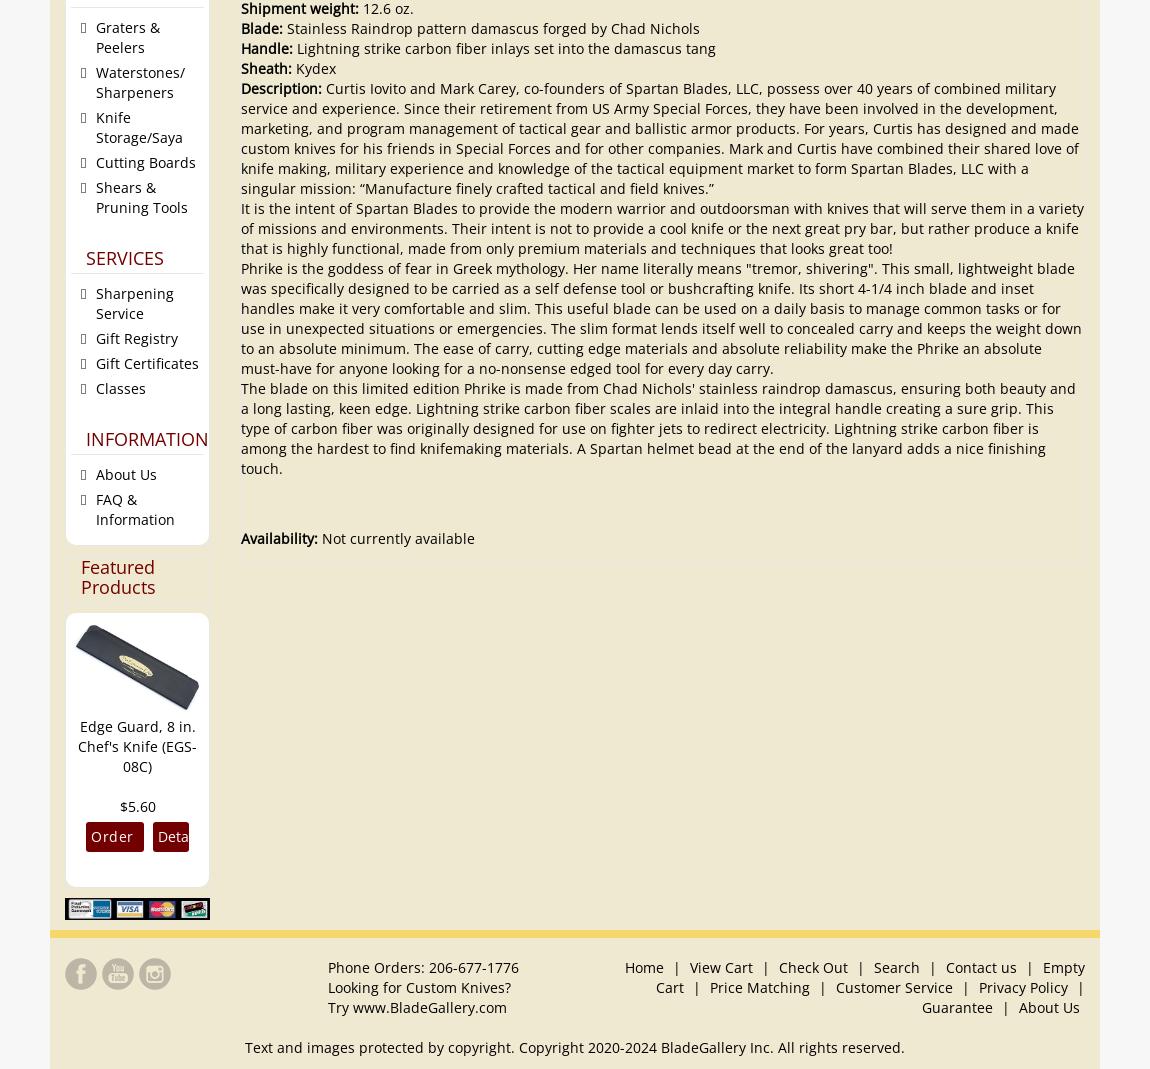 The height and width of the screenshot is (1069, 1150). What do you see at coordinates (135, 337) in the screenshot?
I see `'Gift Registry'` at bounding box center [135, 337].